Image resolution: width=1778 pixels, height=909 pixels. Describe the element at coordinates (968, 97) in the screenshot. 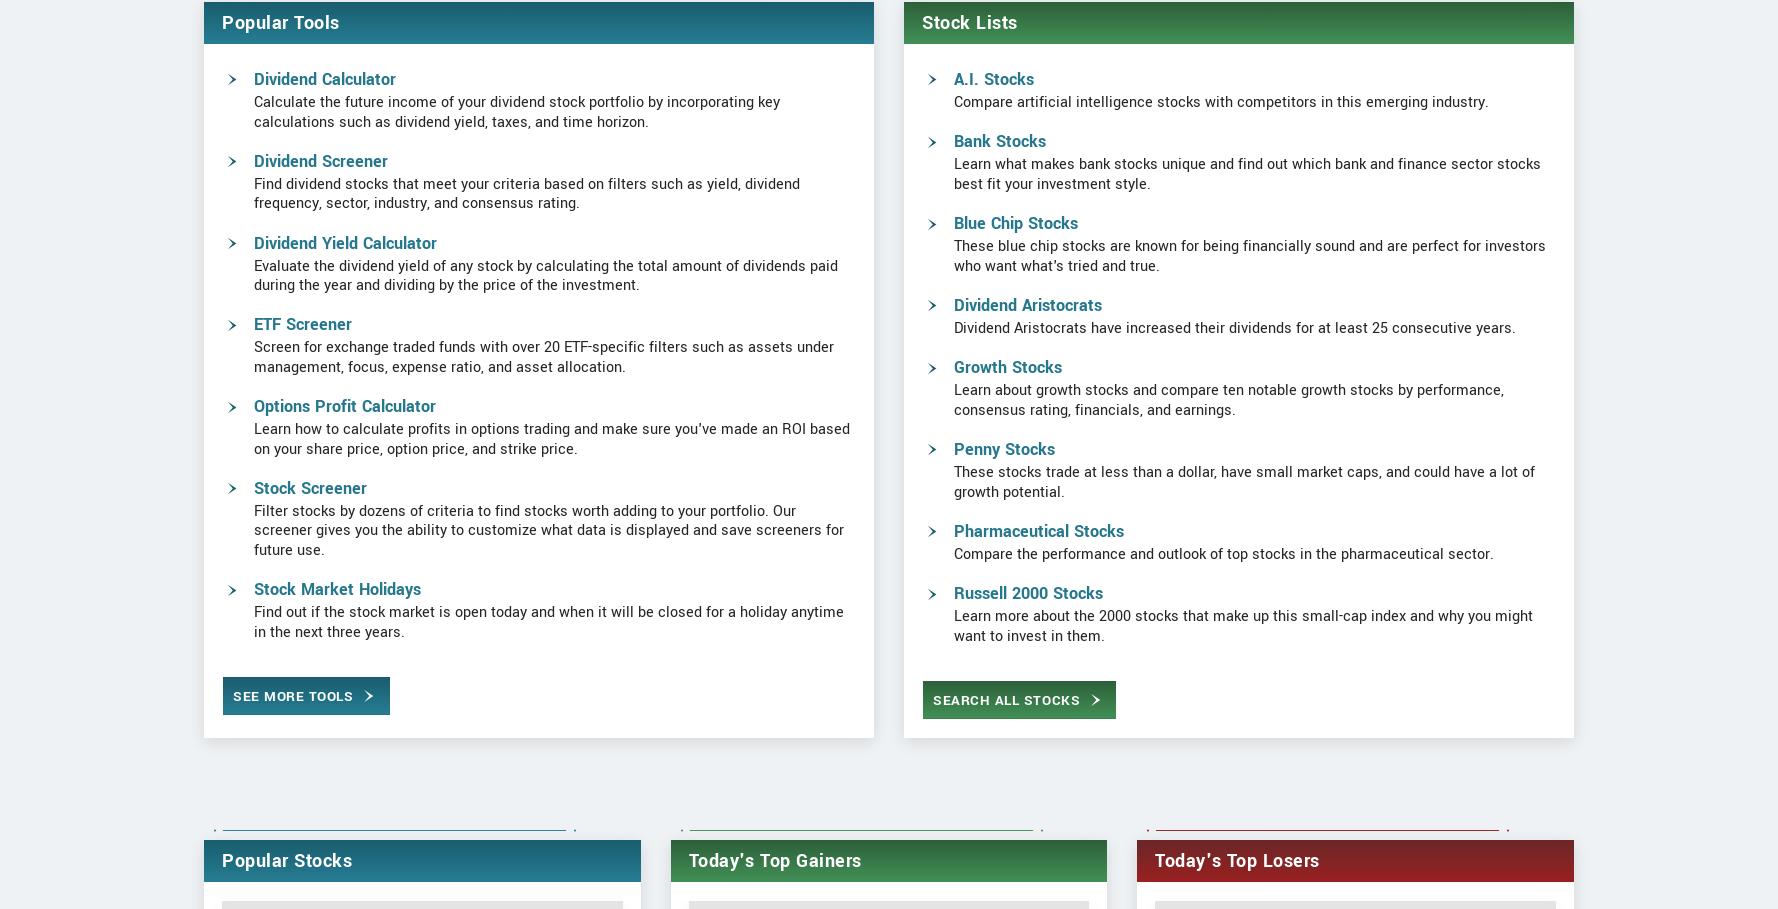

I see `'Stock Lists'` at that location.